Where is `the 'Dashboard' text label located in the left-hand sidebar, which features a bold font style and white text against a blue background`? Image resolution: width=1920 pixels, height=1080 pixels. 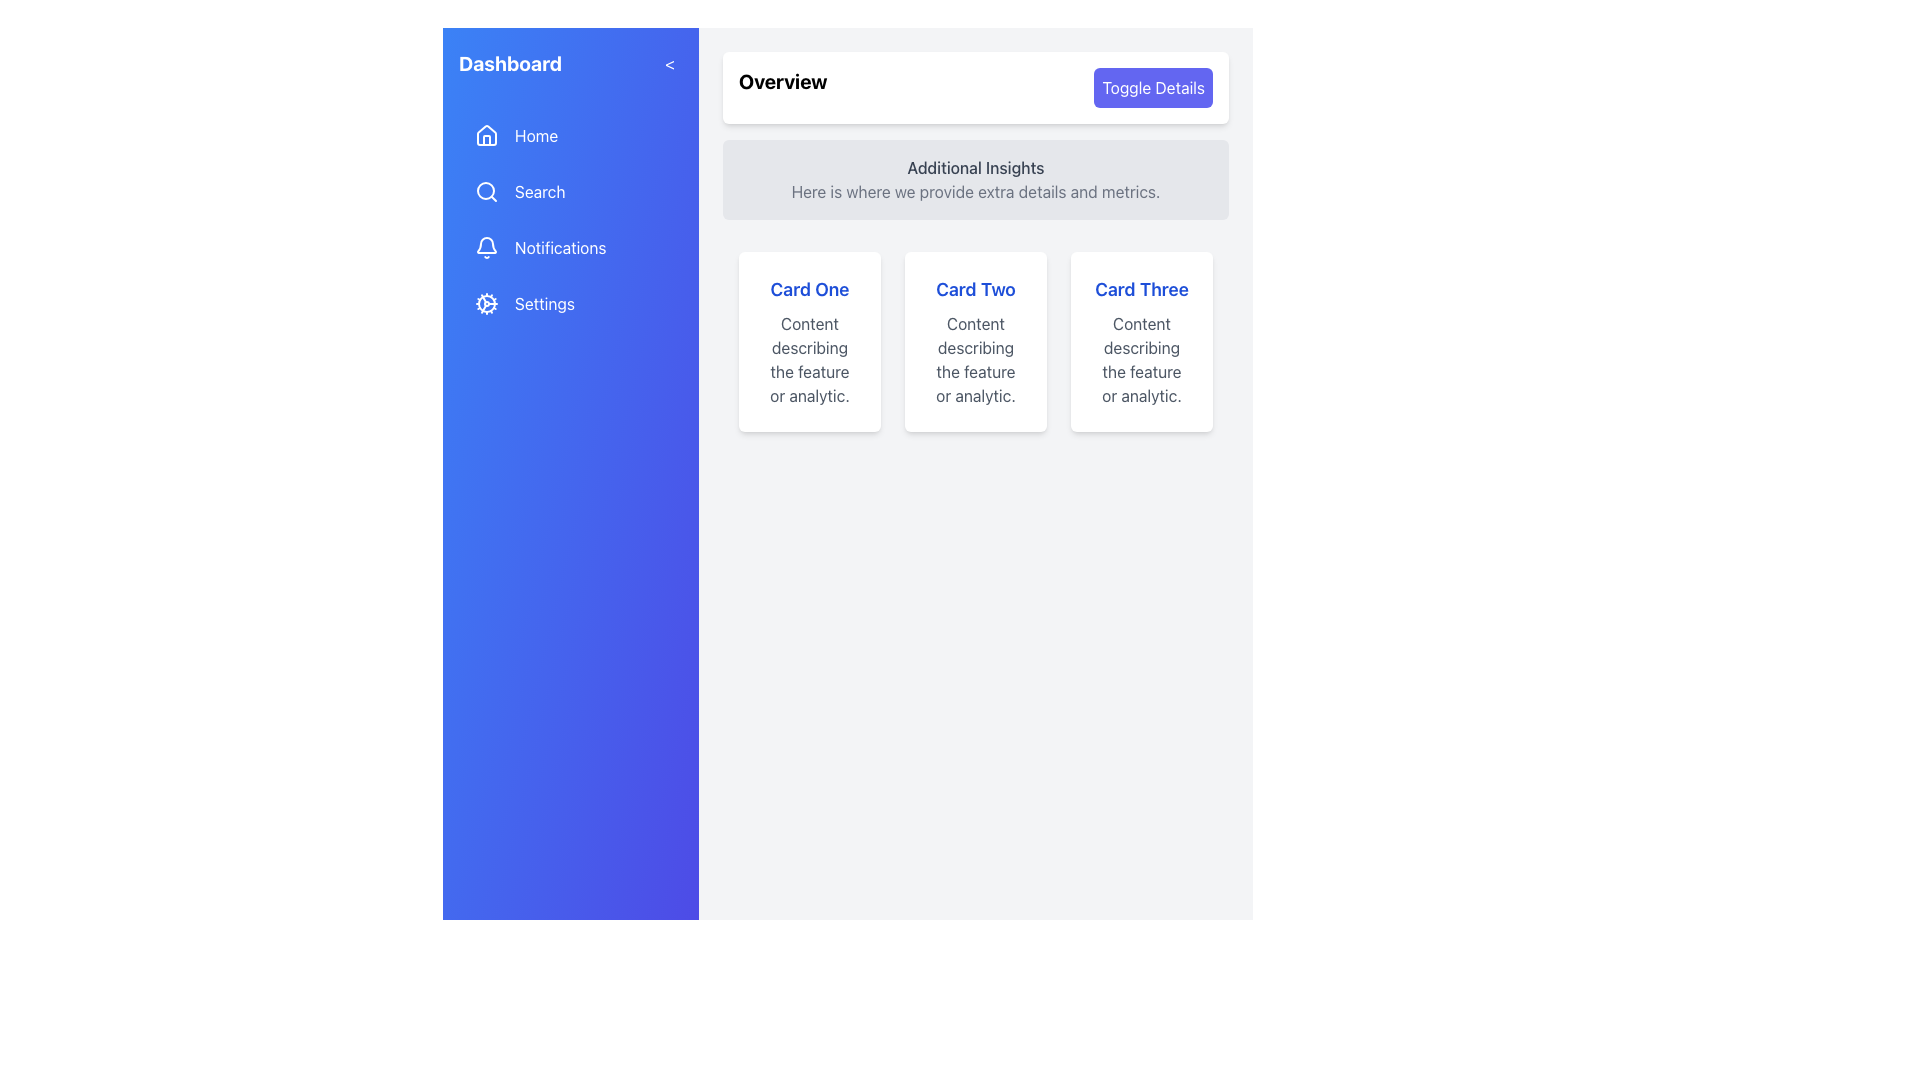 the 'Dashboard' text label located in the left-hand sidebar, which features a bold font style and white text against a blue background is located at coordinates (510, 63).